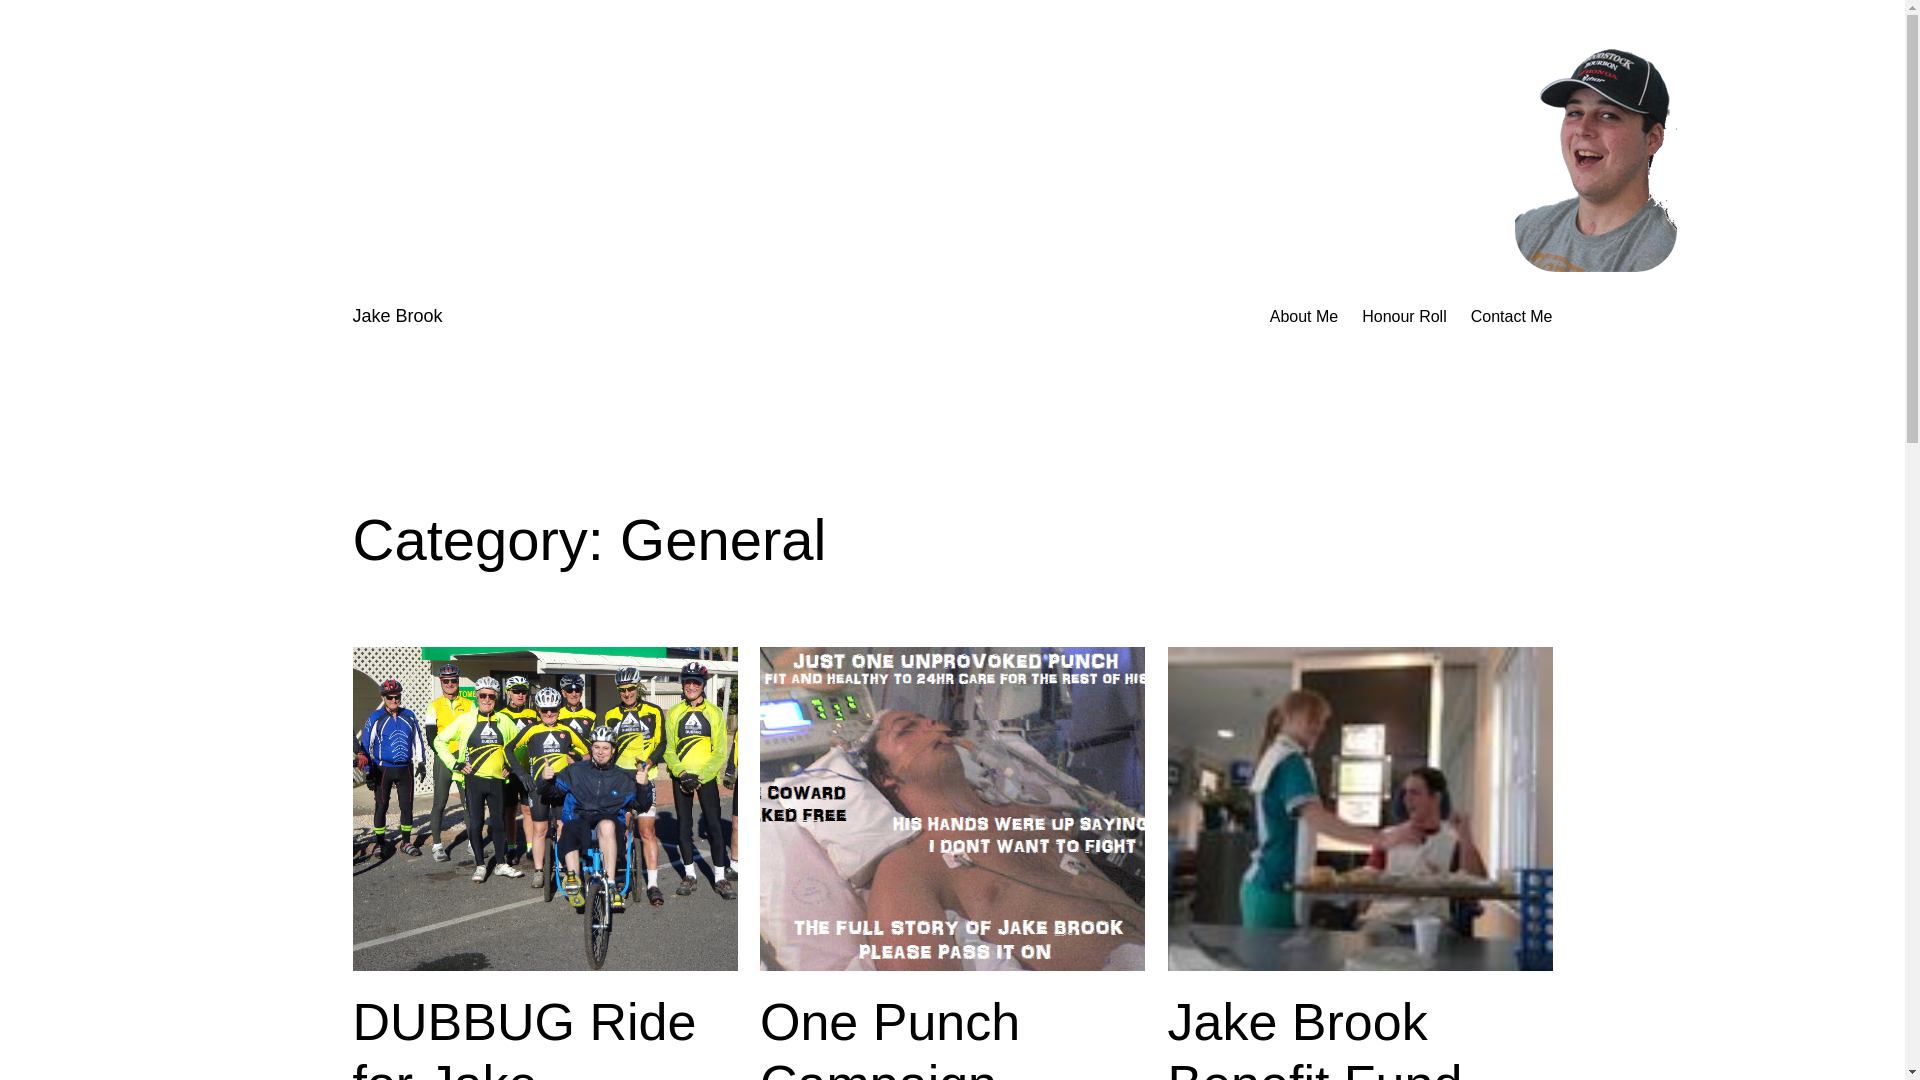 The height and width of the screenshot is (1080, 1920). Describe the element at coordinates (1470, 315) in the screenshot. I see `'Contact Me'` at that location.